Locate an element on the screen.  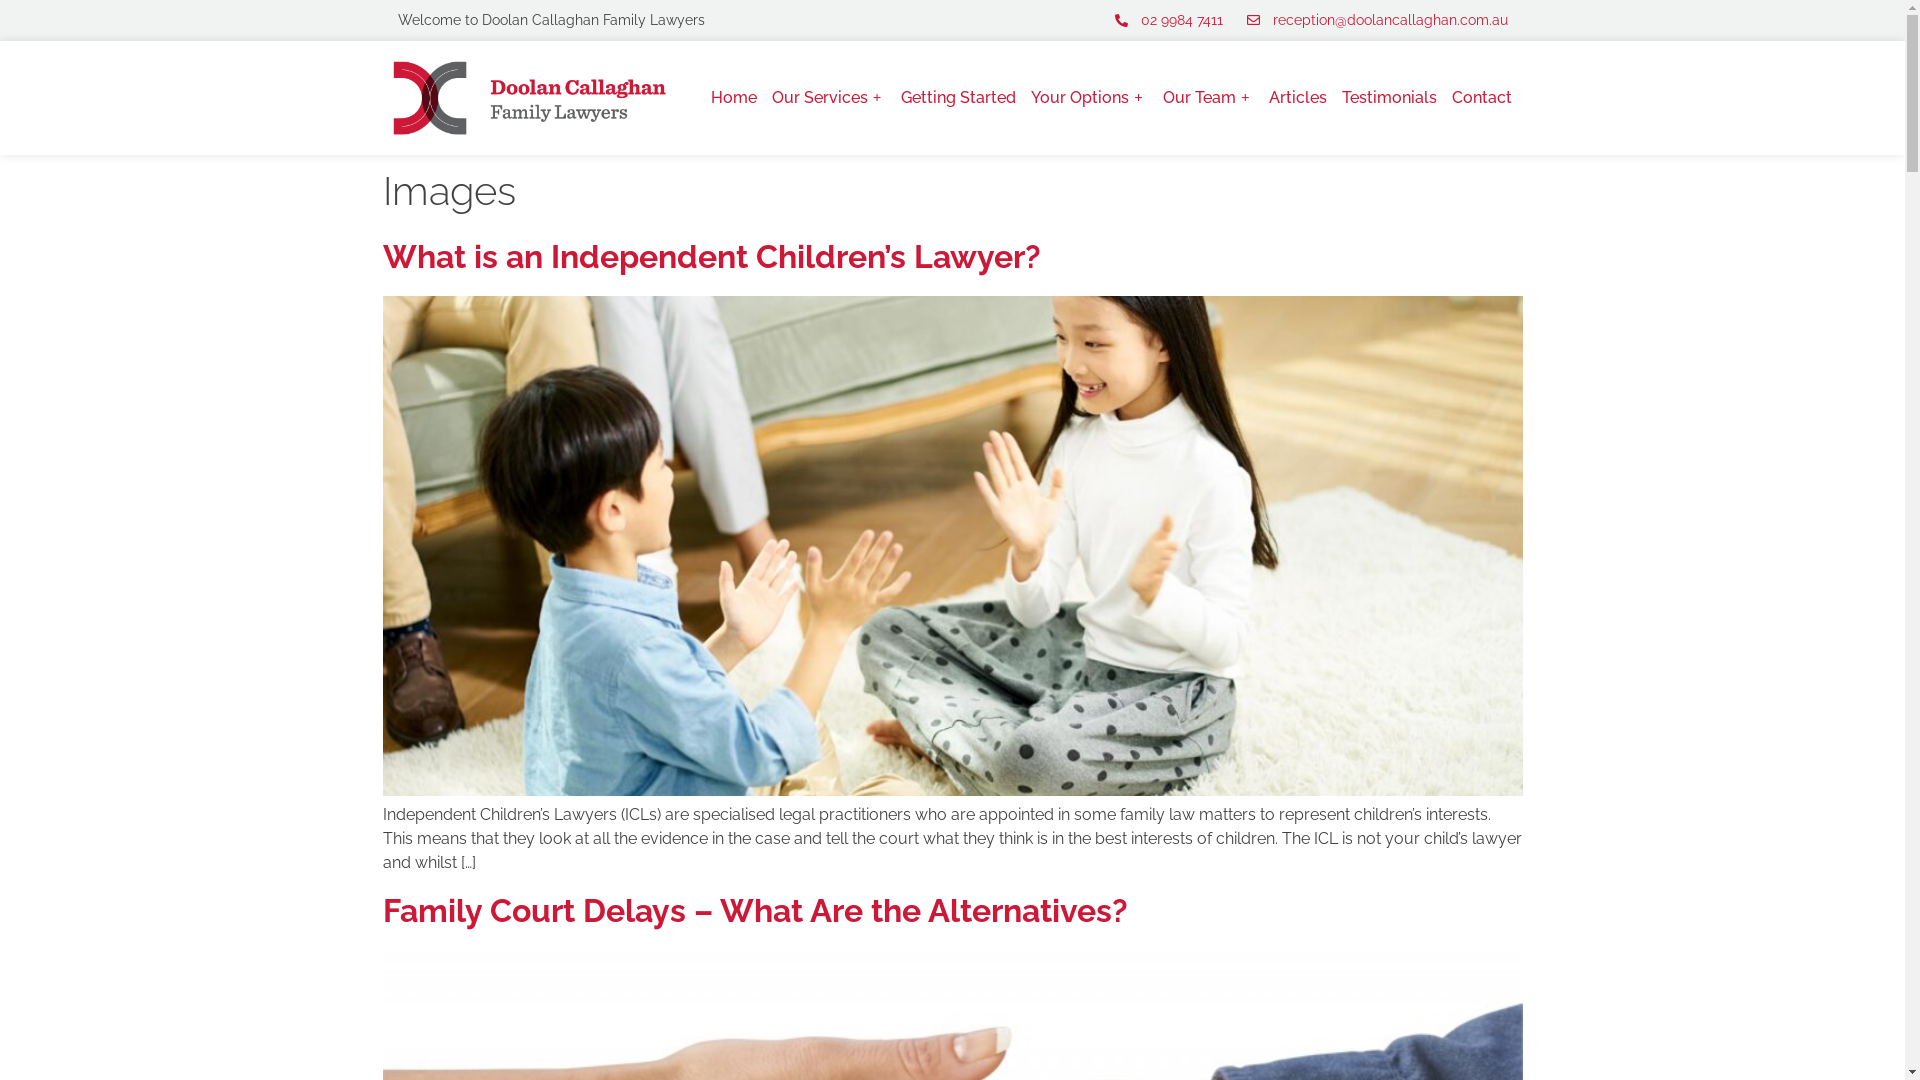
'Your Options' is located at coordinates (1088, 97).